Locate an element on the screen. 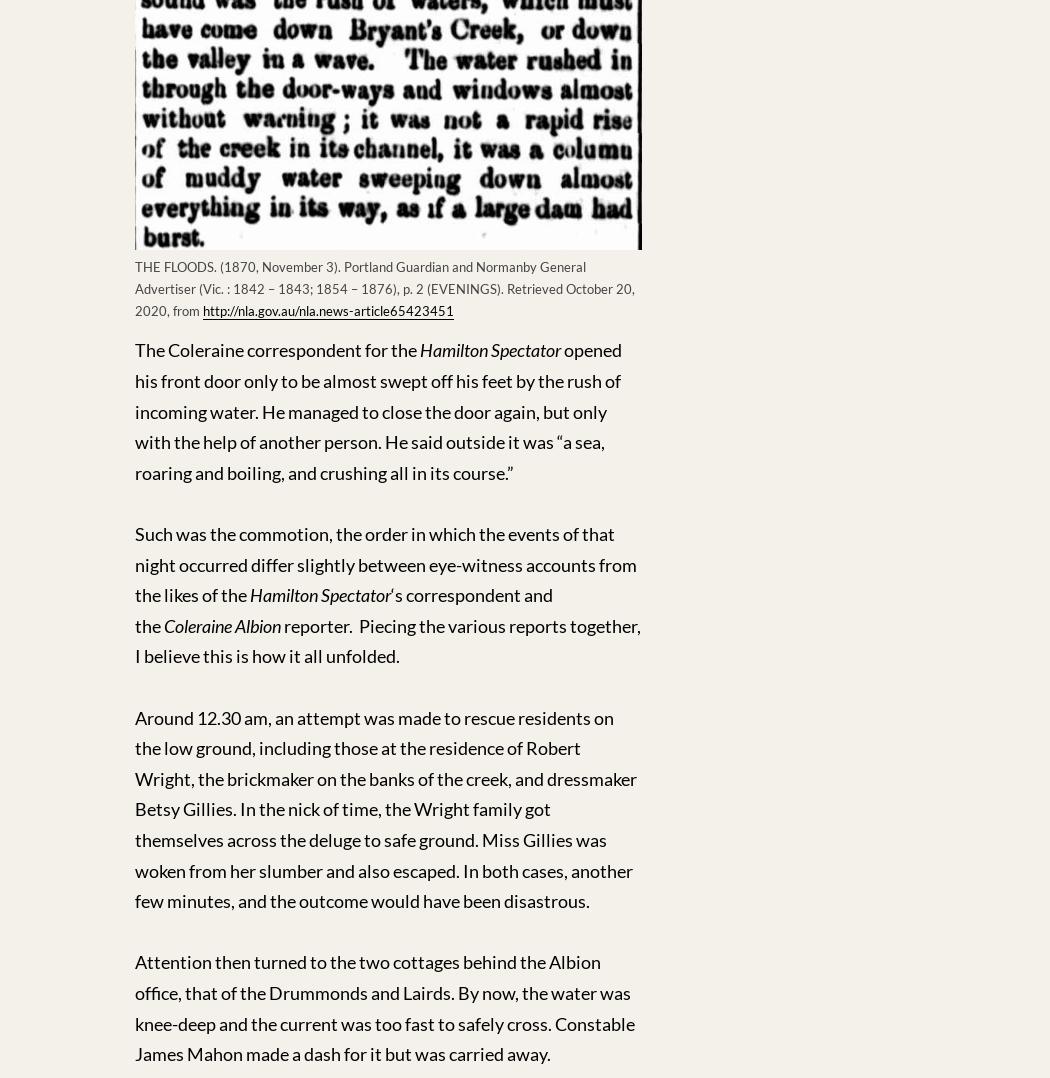 This screenshot has height=1078, width=1050. 'http://nla.gov.au/nla.news-article65423451' is located at coordinates (328, 310).